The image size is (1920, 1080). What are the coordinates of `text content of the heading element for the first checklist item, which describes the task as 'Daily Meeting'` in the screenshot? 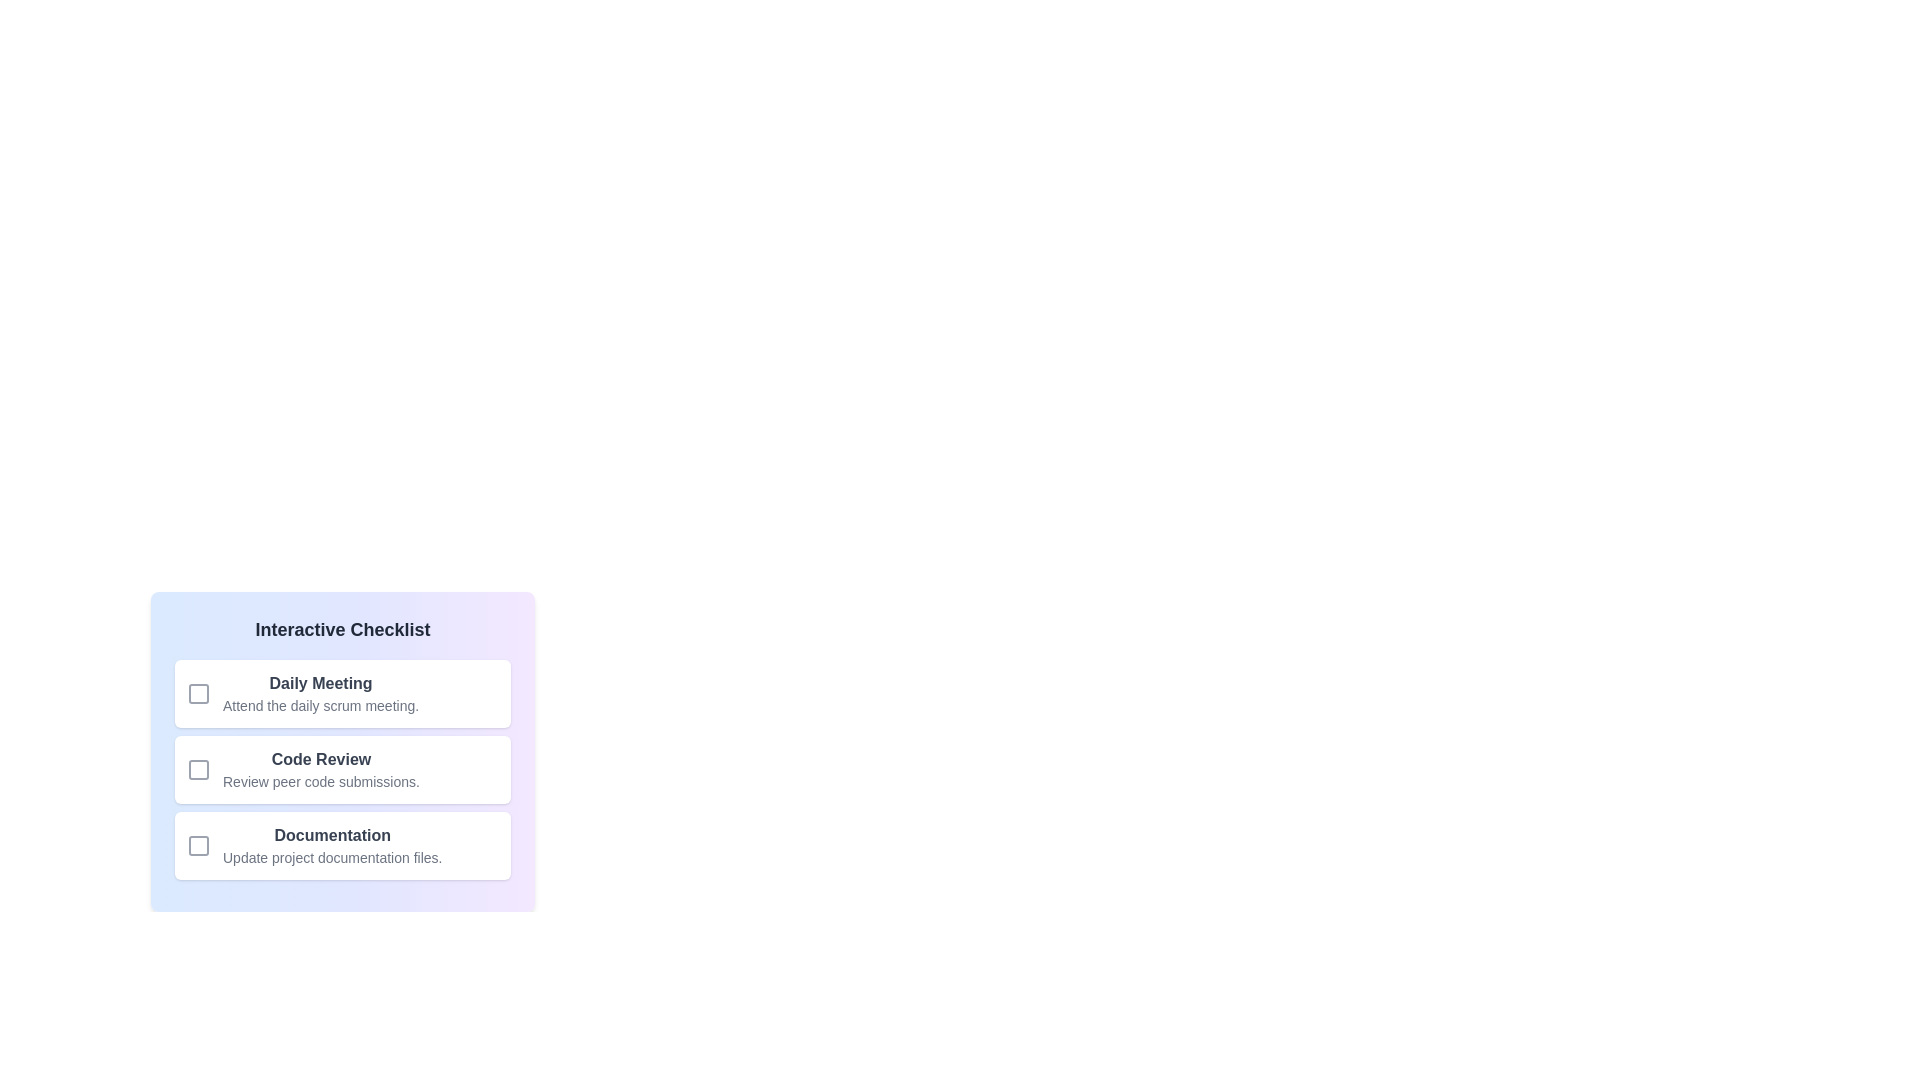 It's located at (321, 682).